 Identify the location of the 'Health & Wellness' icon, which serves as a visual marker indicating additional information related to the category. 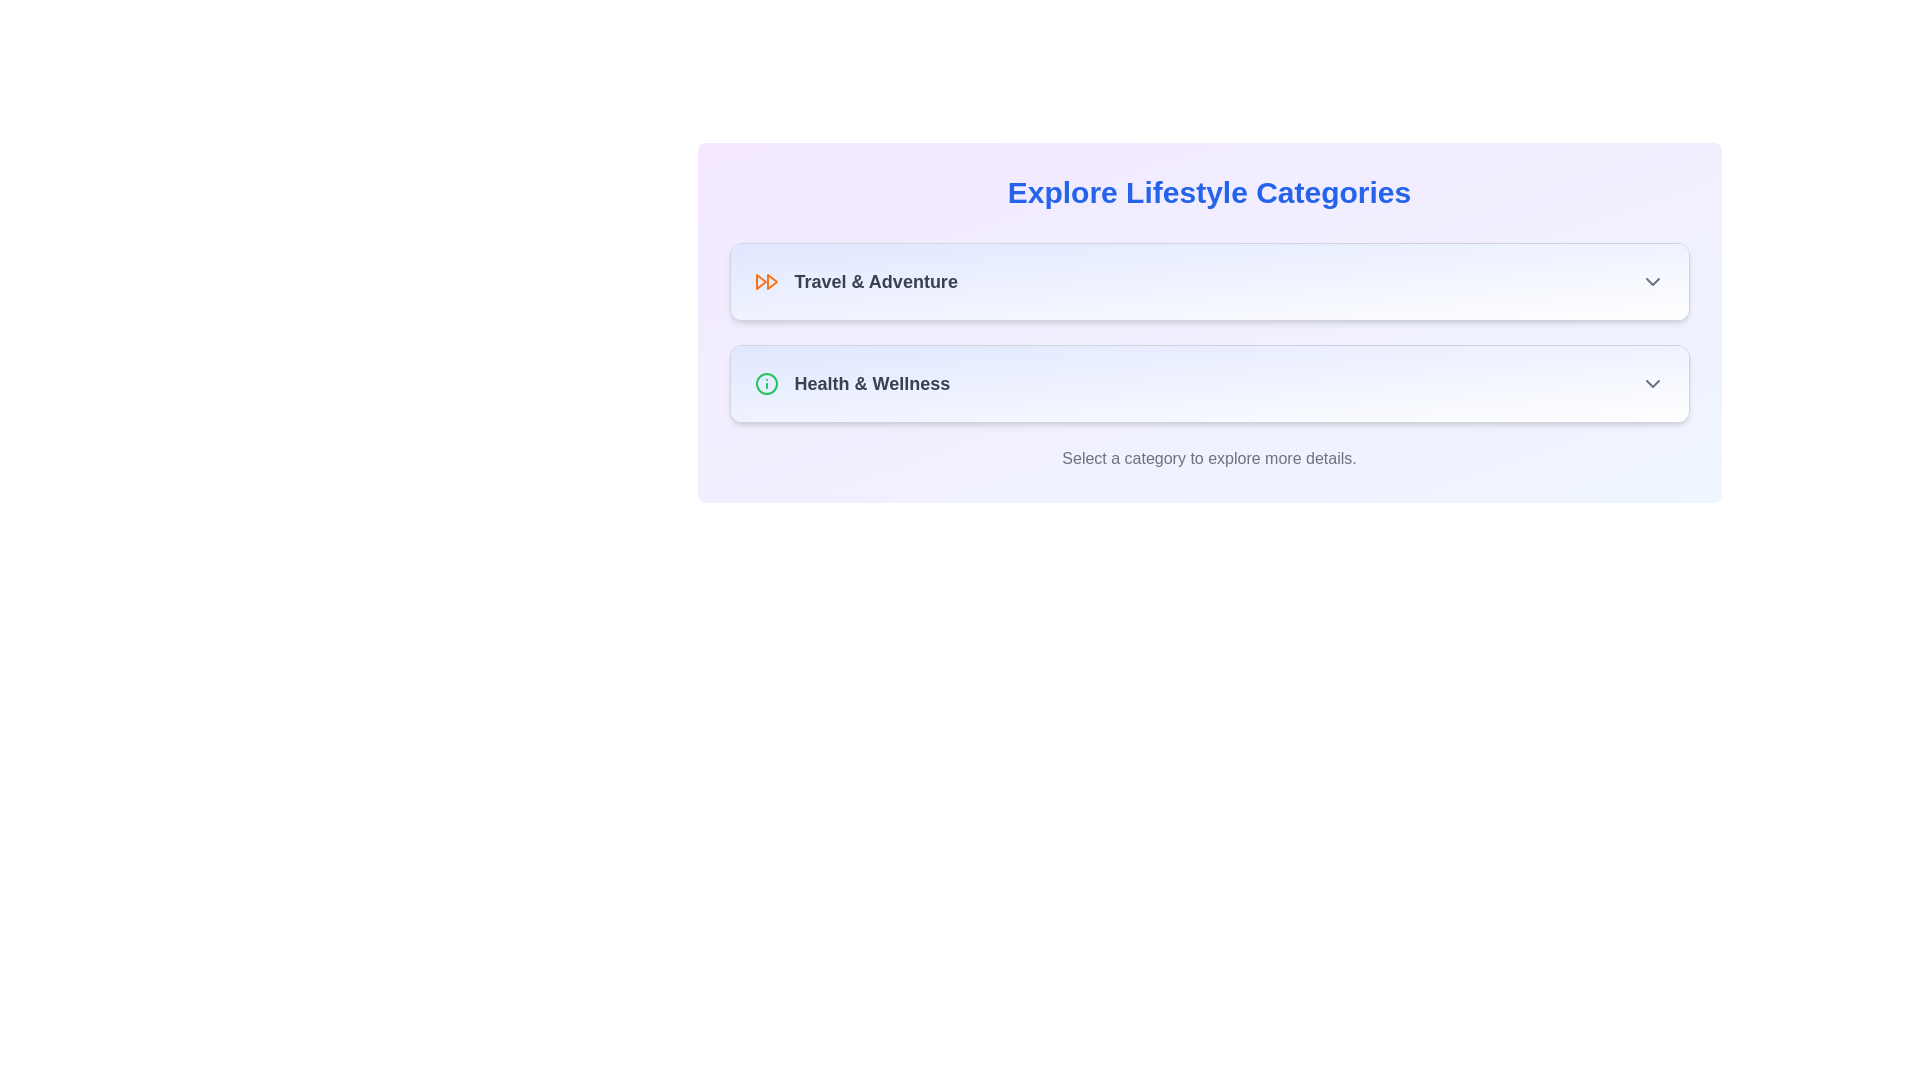
(765, 384).